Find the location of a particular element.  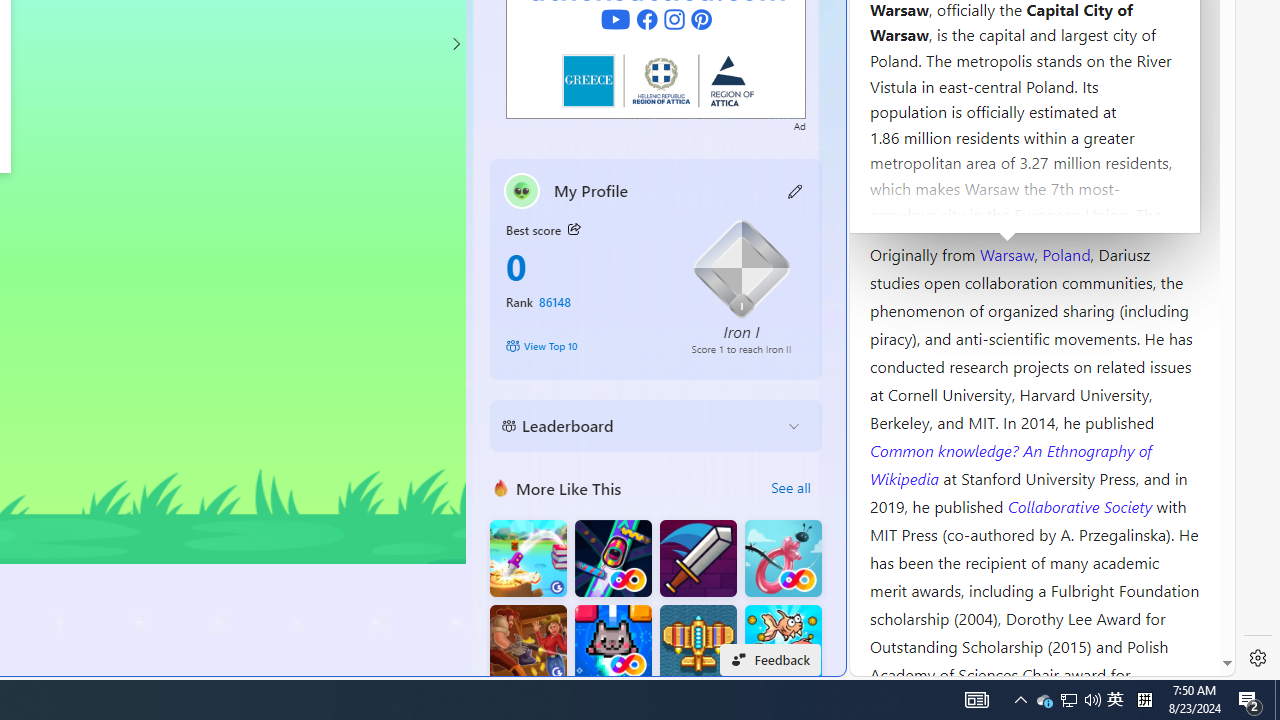

'Dungeon Master Knight' is located at coordinates (698, 558).